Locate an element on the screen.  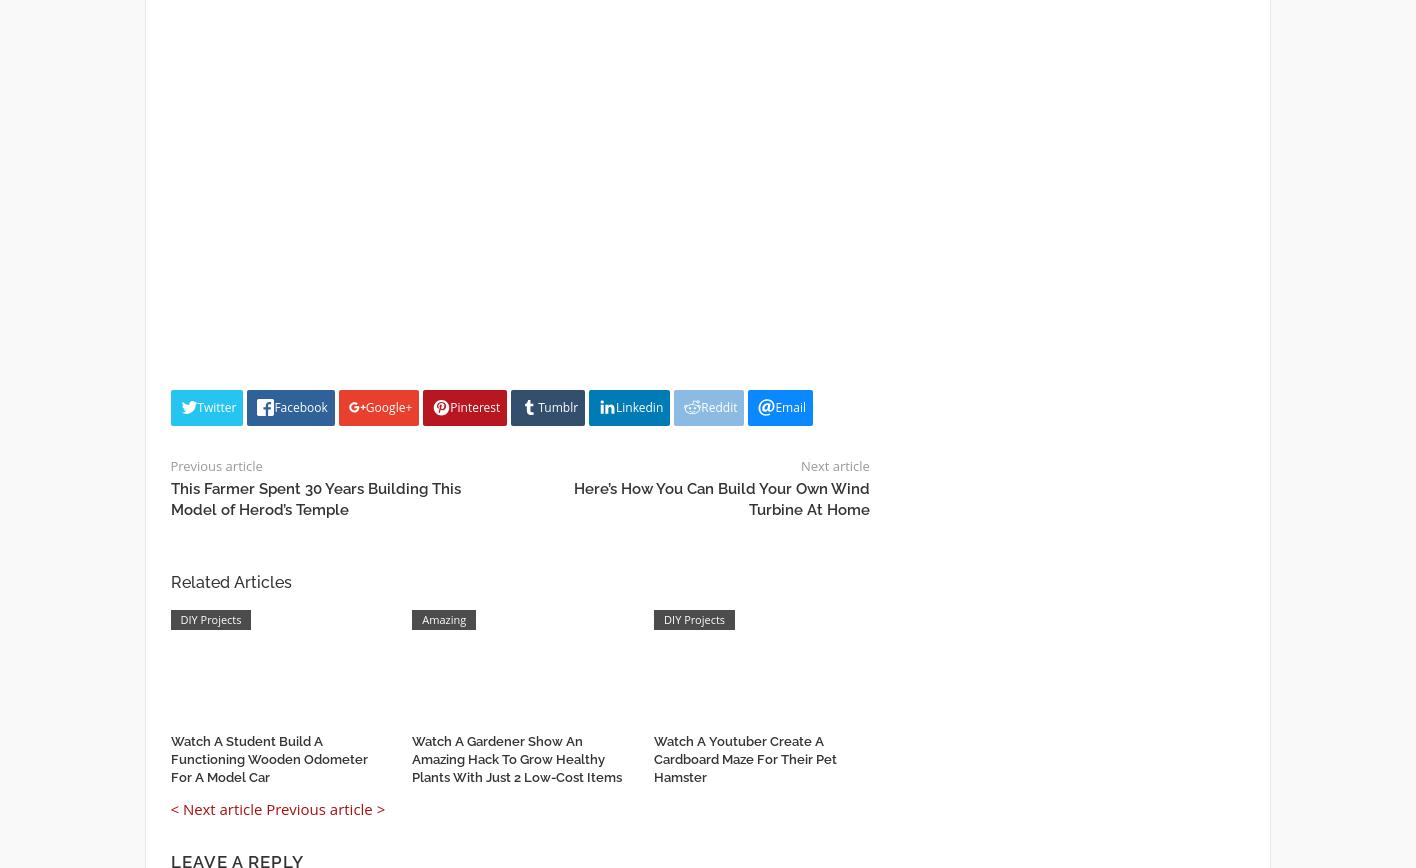
'Watch A Gardener Show An Amazing Hack To Grow Healthy Plants With Just 2 Low-Cost Items' is located at coordinates (516, 758).